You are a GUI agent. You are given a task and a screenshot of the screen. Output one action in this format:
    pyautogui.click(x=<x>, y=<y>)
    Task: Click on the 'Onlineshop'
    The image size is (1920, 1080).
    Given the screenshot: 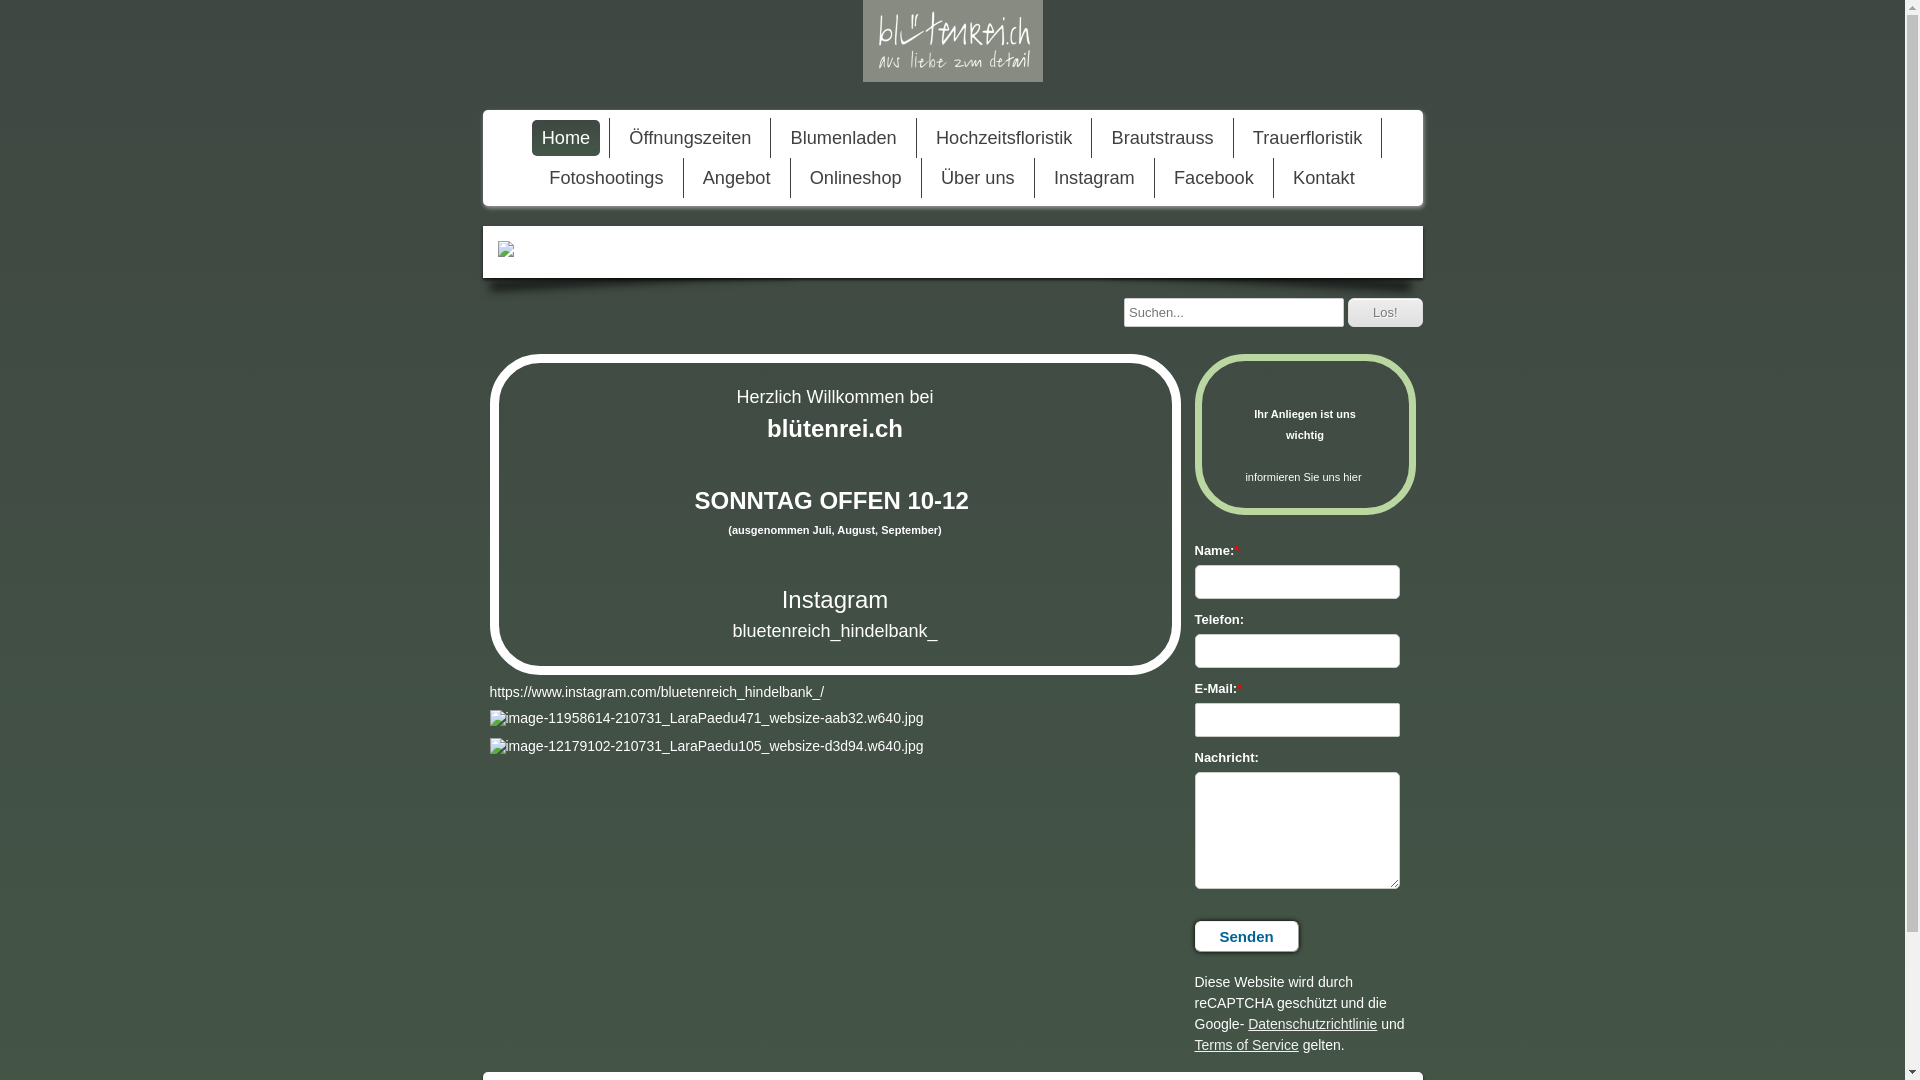 What is the action you would take?
    pyautogui.click(x=855, y=176)
    